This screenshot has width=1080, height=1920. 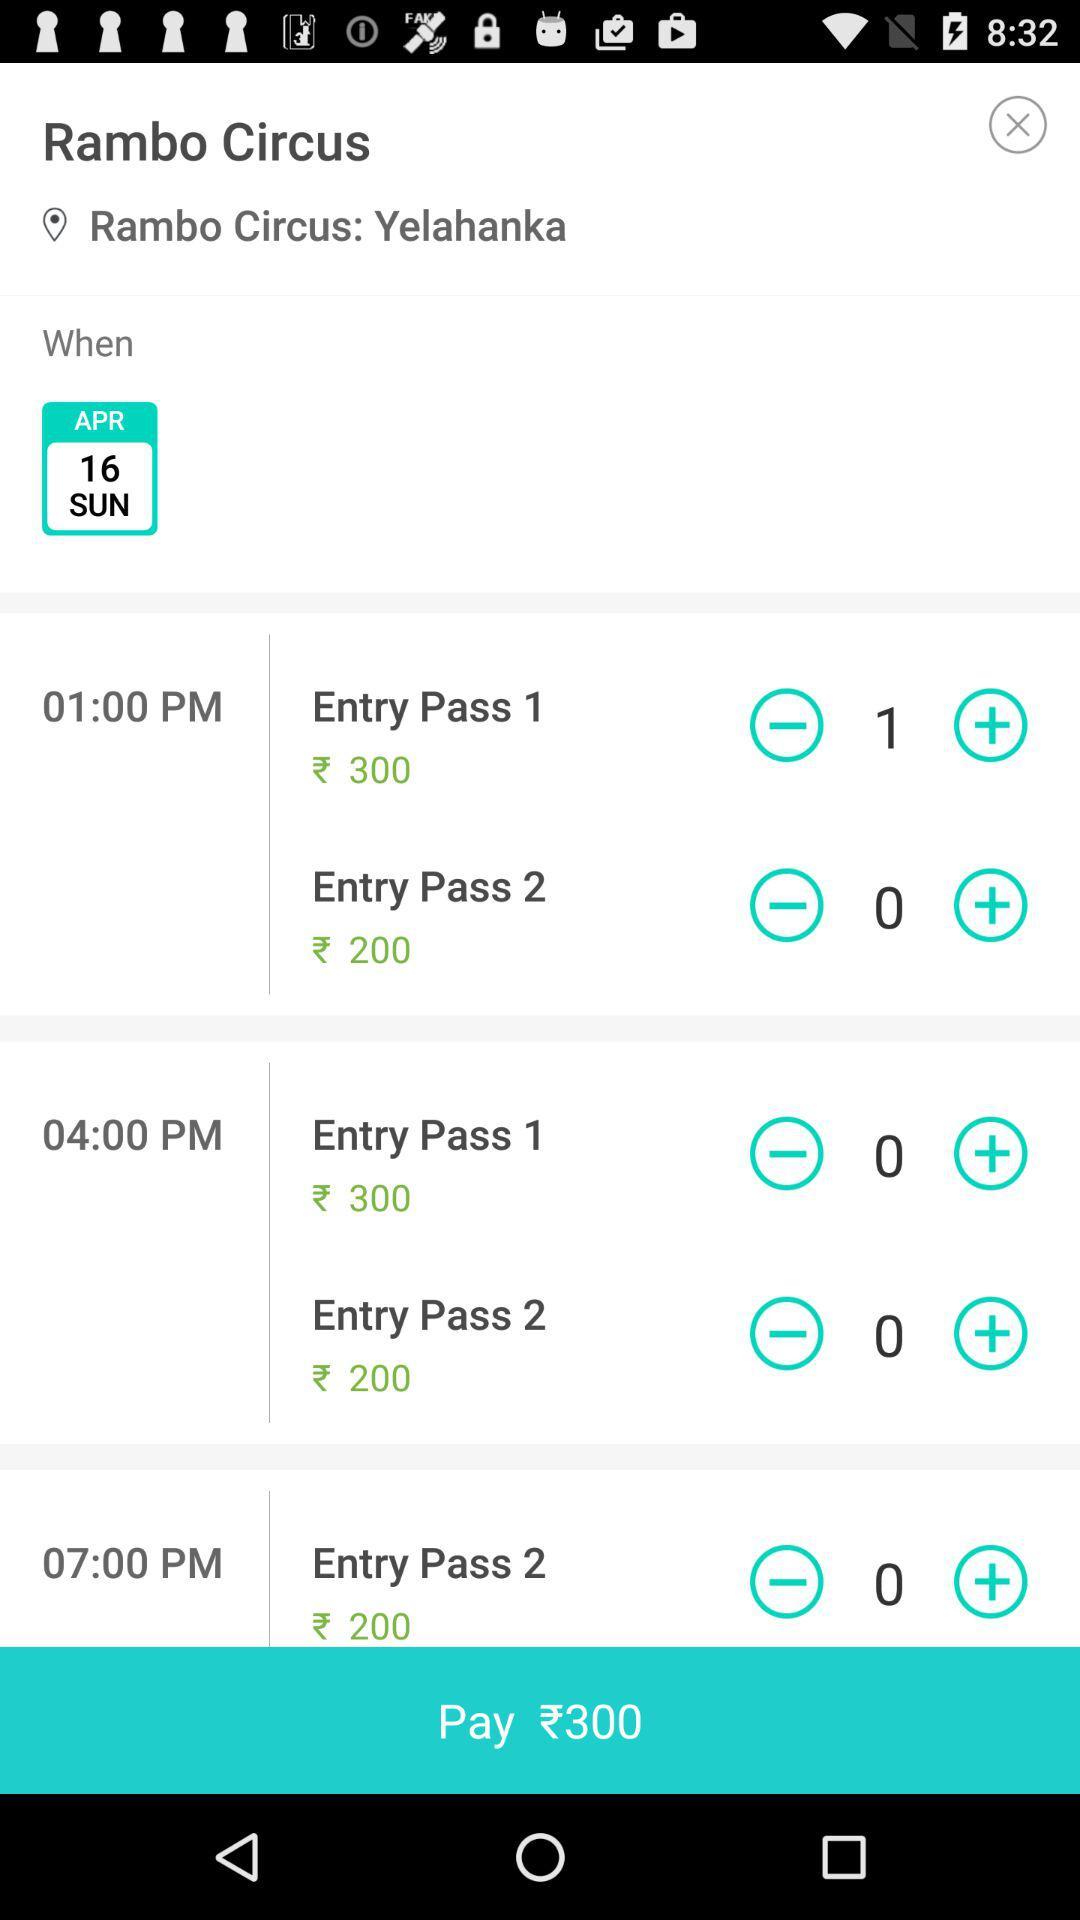 I want to click on click plus to select, so click(x=990, y=1580).